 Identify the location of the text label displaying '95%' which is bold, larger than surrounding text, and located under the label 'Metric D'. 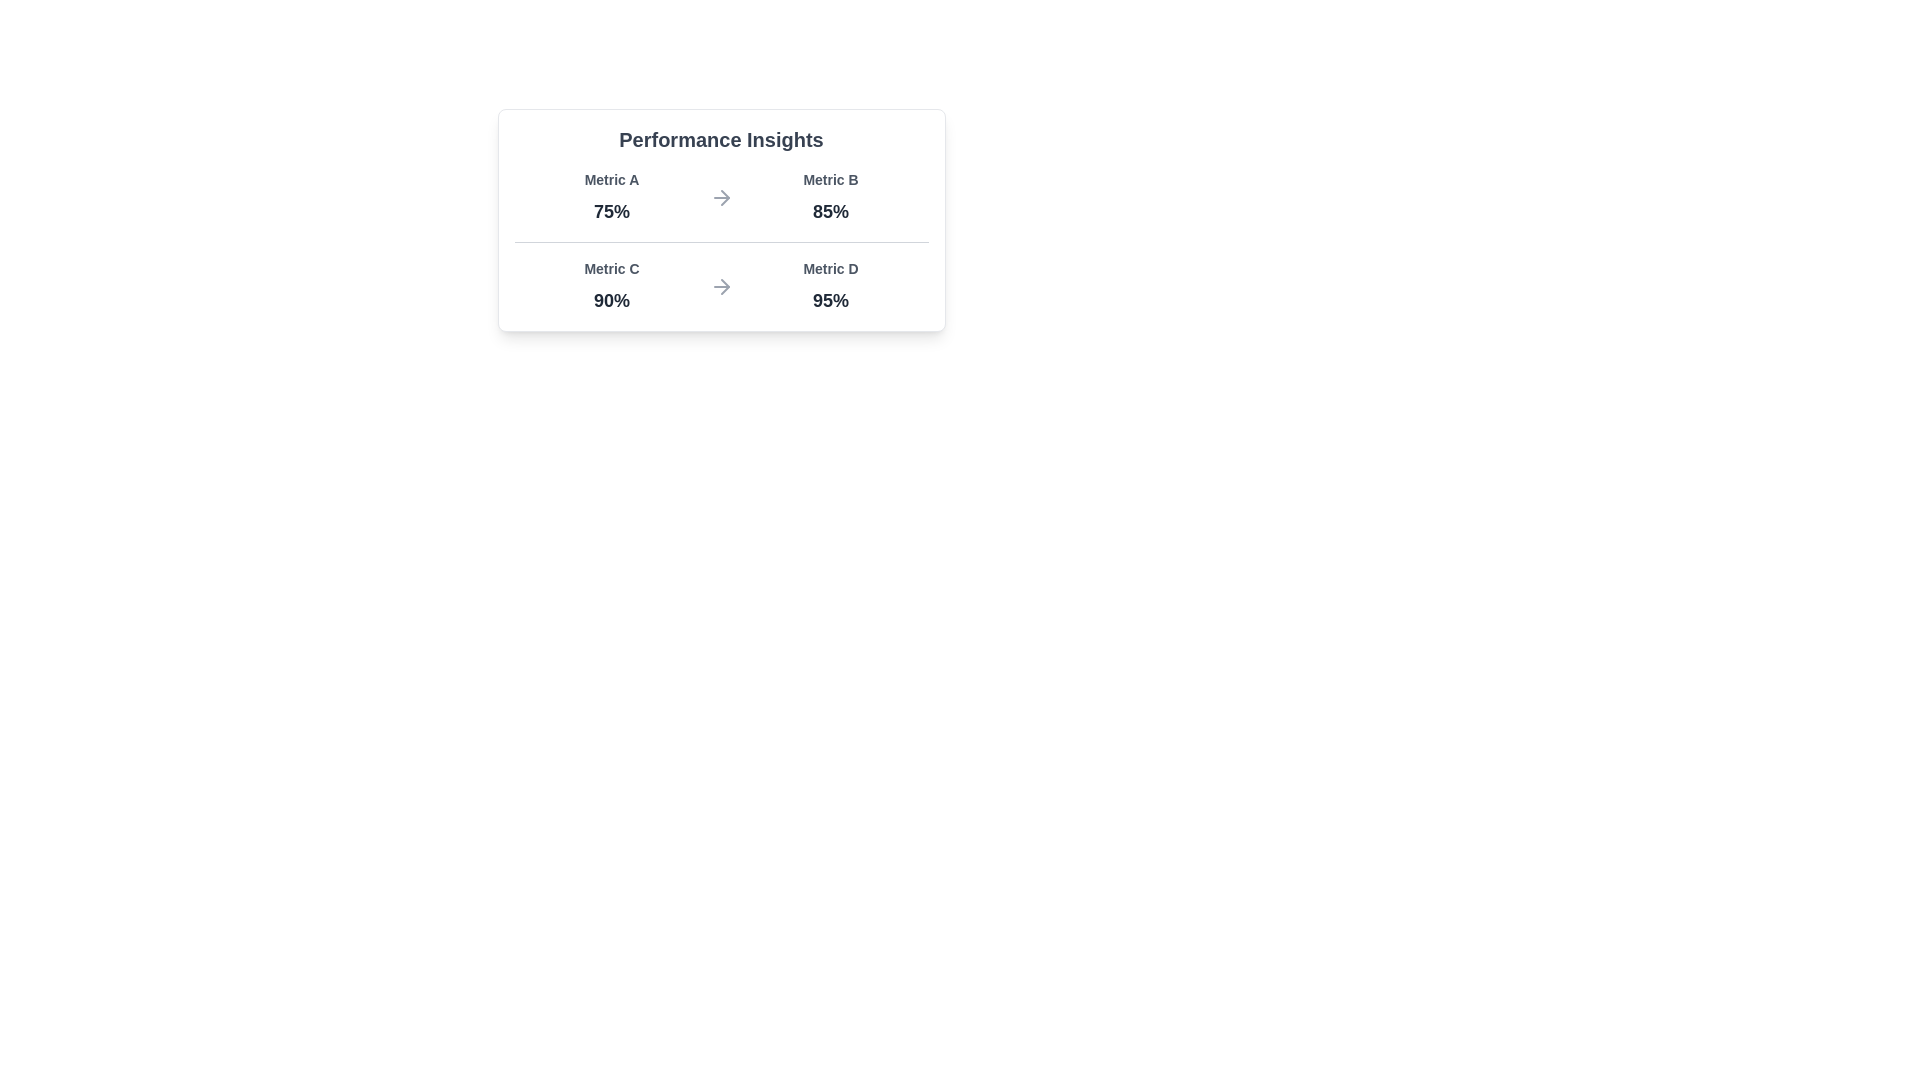
(830, 300).